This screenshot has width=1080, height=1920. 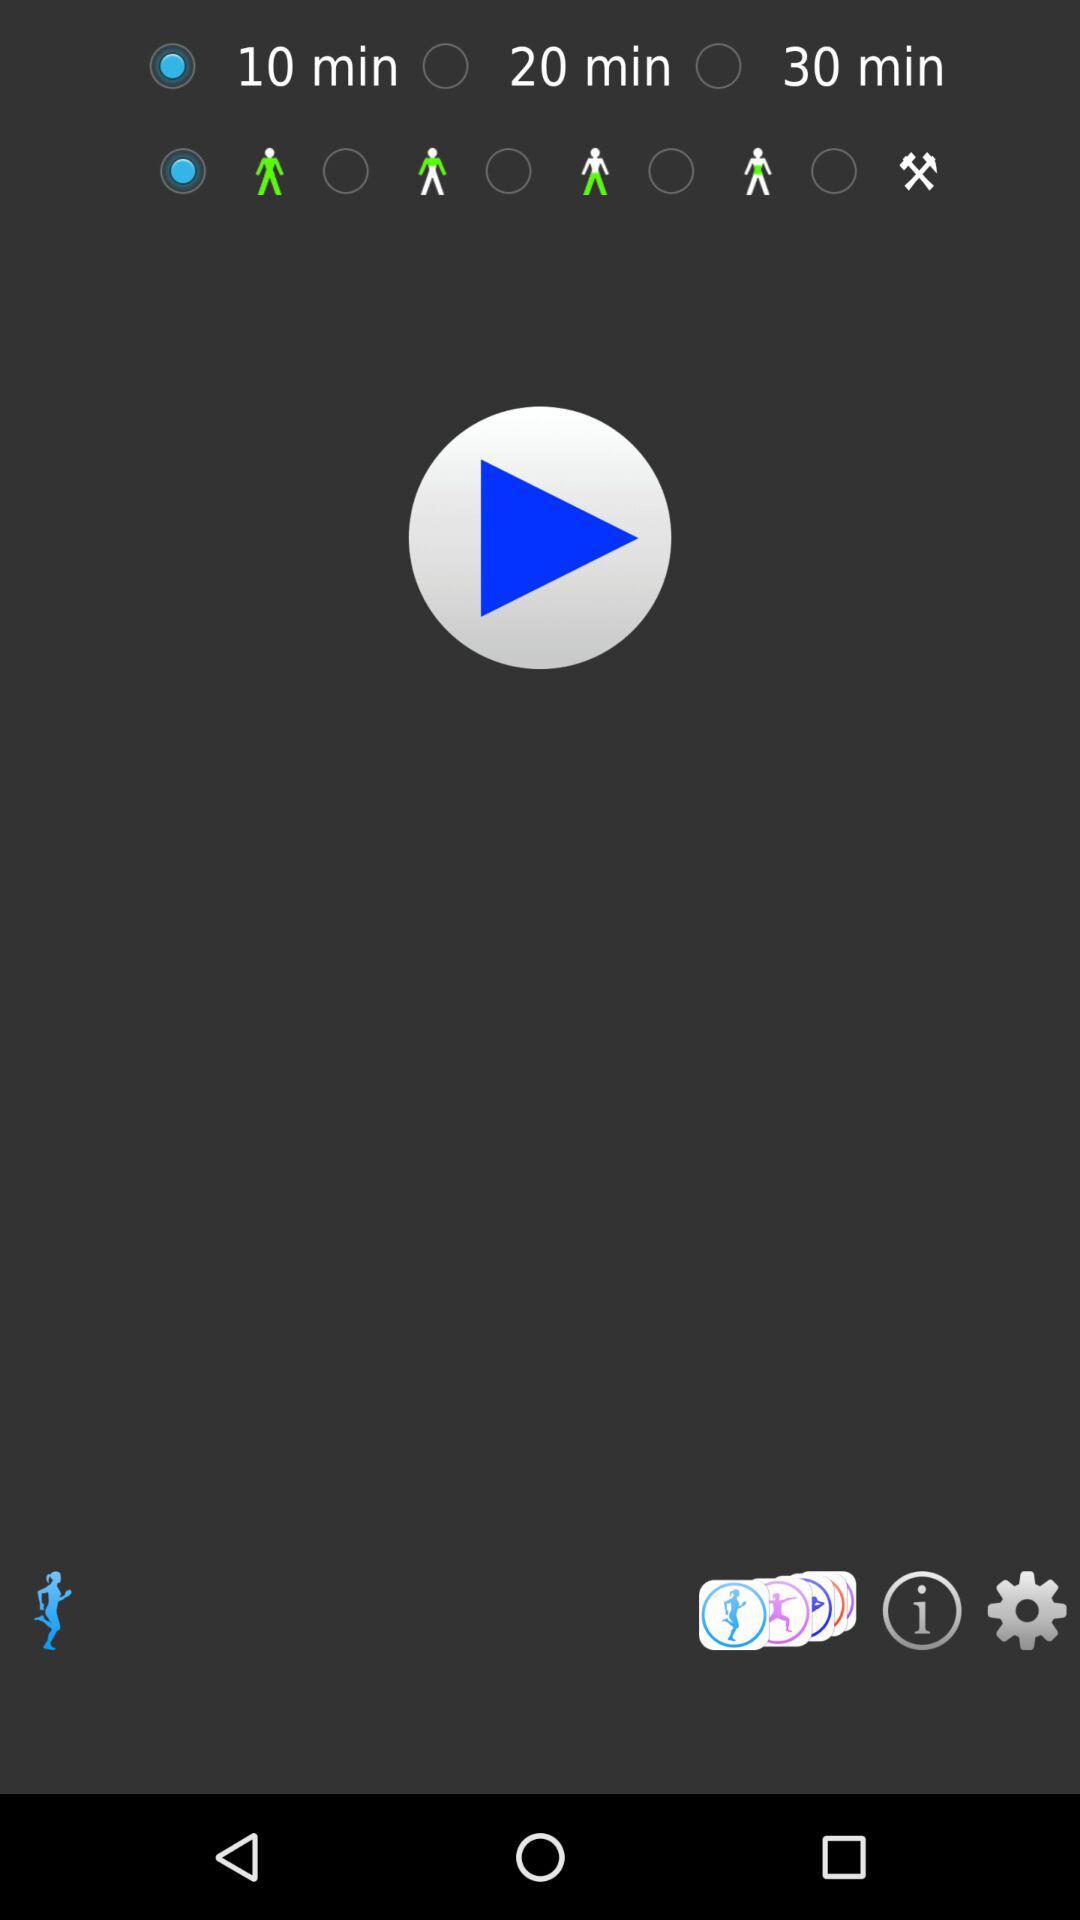 What do you see at coordinates (193, 171) in the screenshot?
I see `full body workout` at bounding box center [193, 171].